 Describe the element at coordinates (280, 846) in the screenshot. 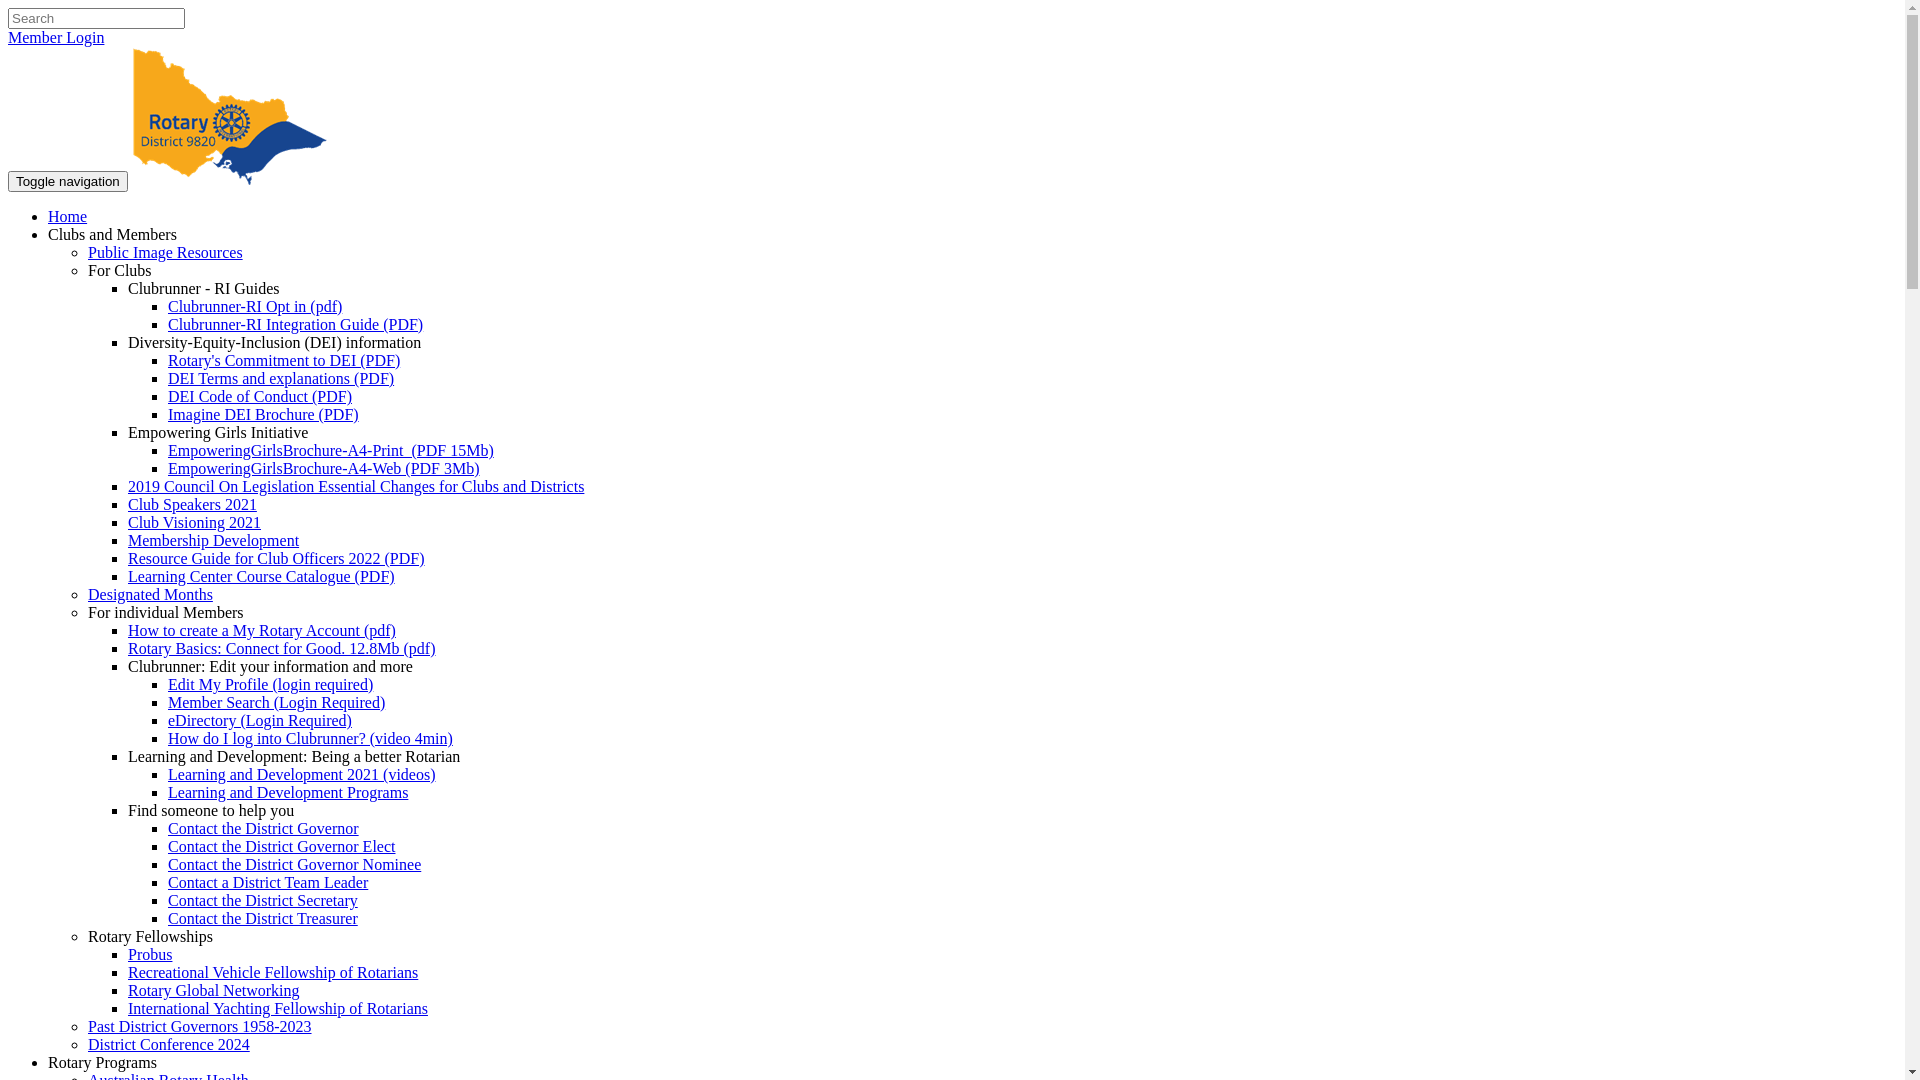

I see `'Contact the District Governor Elect'` at that location.